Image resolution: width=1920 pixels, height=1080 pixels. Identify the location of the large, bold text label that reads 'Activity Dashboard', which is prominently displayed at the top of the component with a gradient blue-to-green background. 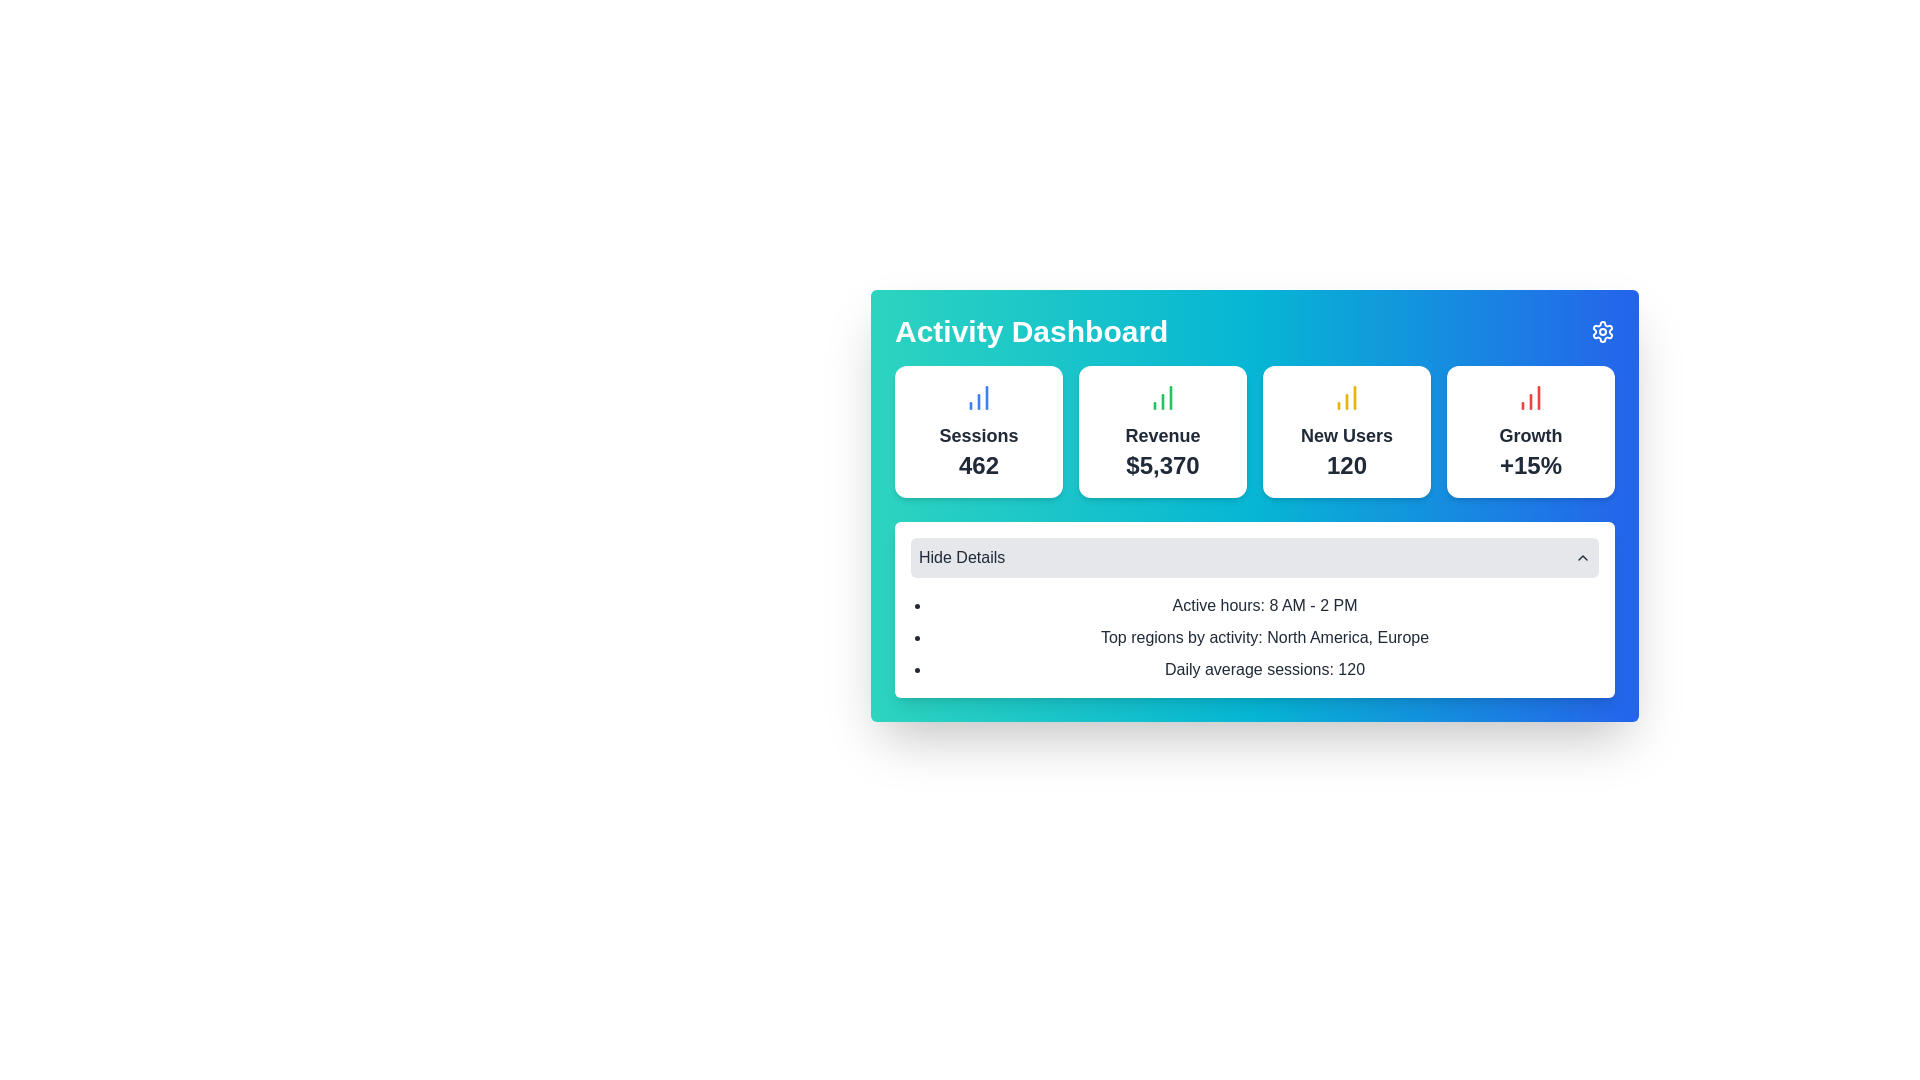
(1031, 330).